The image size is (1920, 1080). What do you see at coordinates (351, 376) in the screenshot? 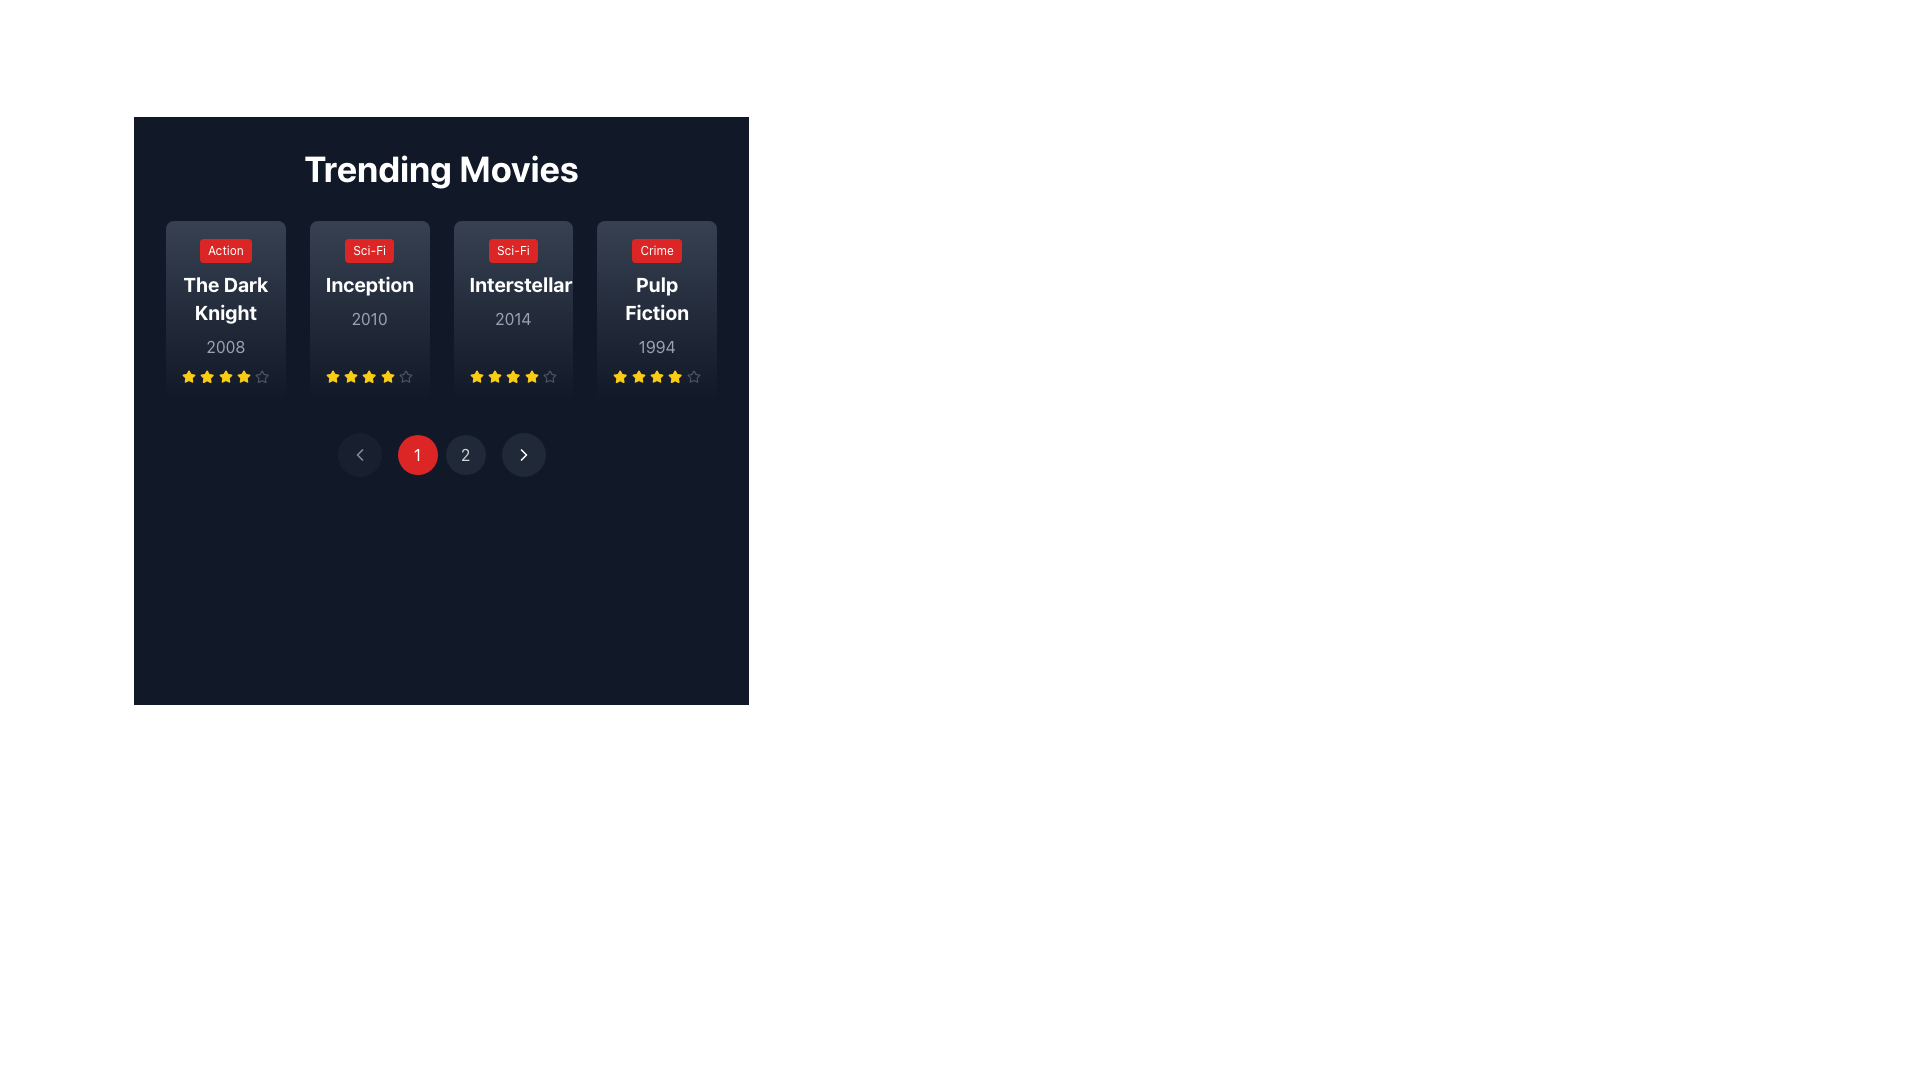
I see `the yellow five-pointed star icon in the second movie card under the title 'Inception' for accessibility` at bounding box center [351, 376].